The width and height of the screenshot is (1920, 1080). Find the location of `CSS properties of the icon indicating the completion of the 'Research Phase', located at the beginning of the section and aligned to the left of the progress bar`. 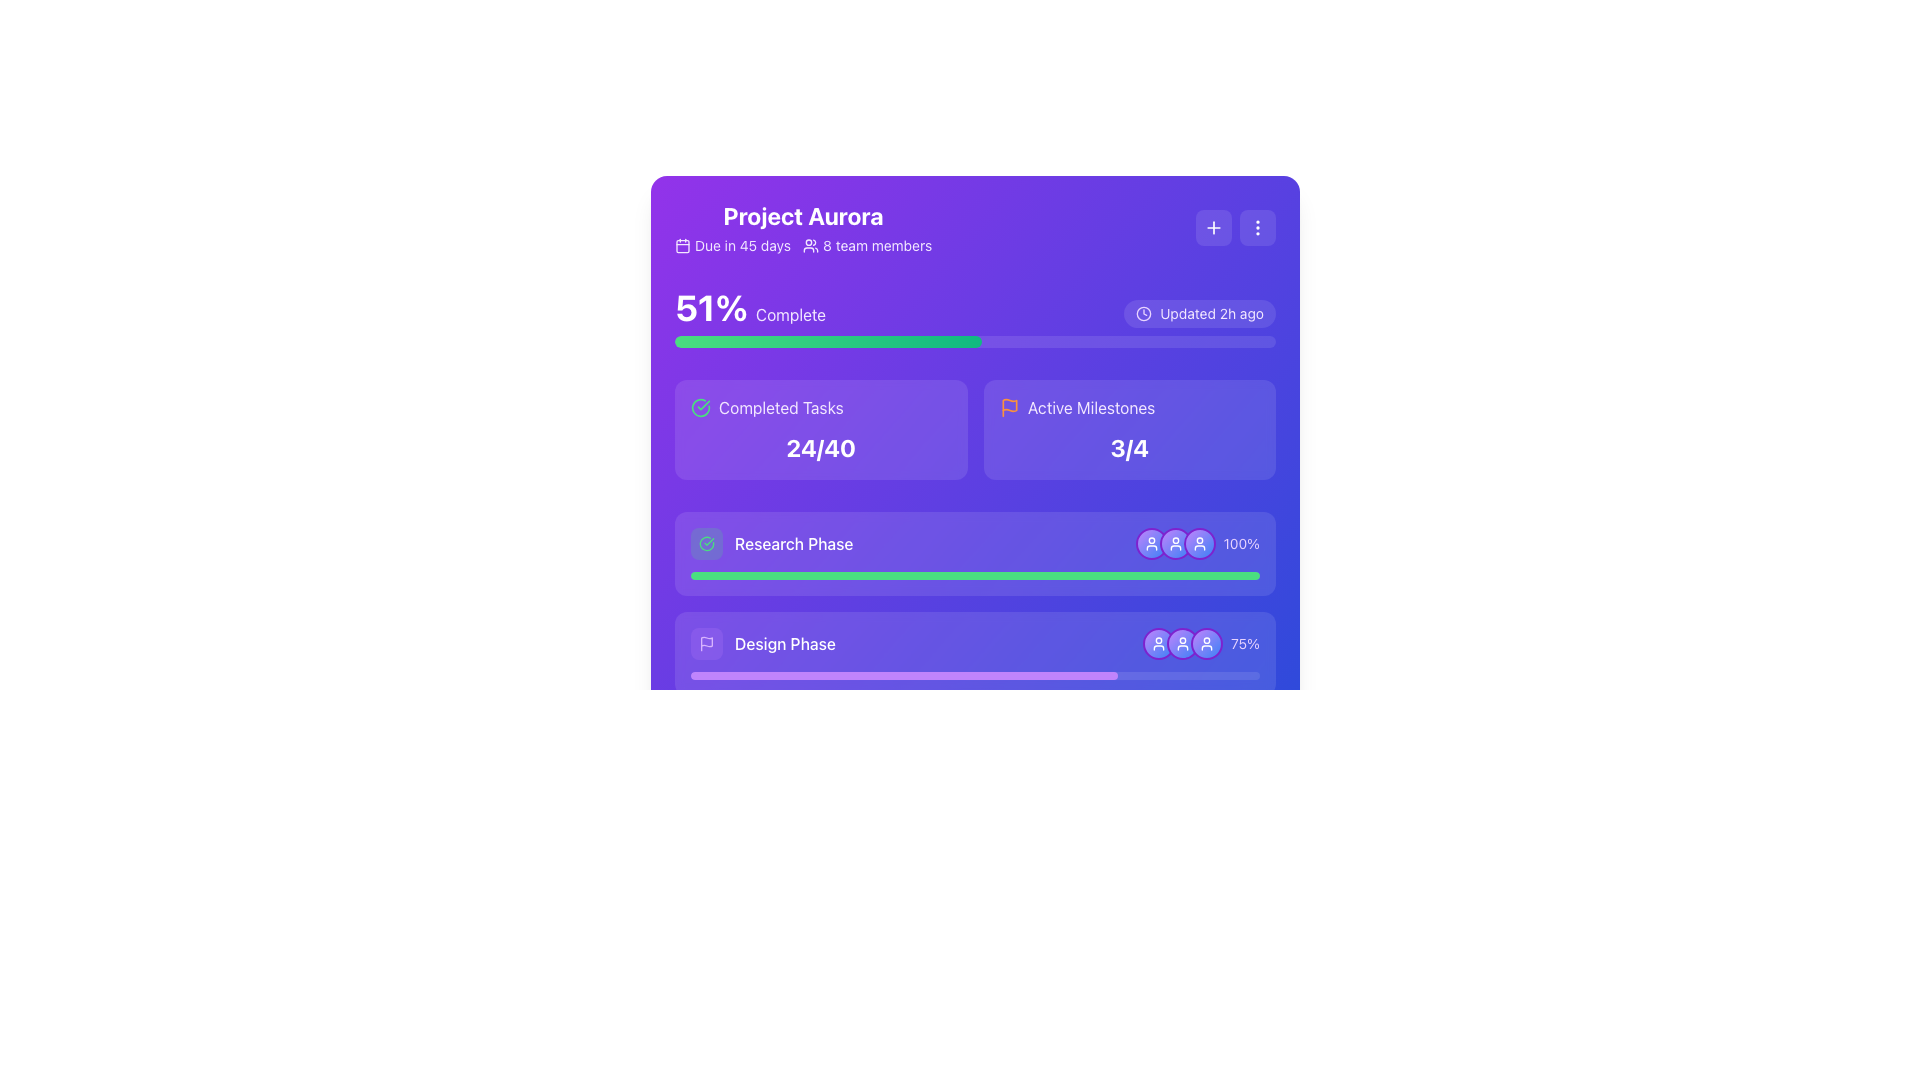

CSS properties of the icon indicating the completion of the 'Research Phase', located at the beginning of the section and aligned to the left of the progress bar is located at coordinates (706, 543).